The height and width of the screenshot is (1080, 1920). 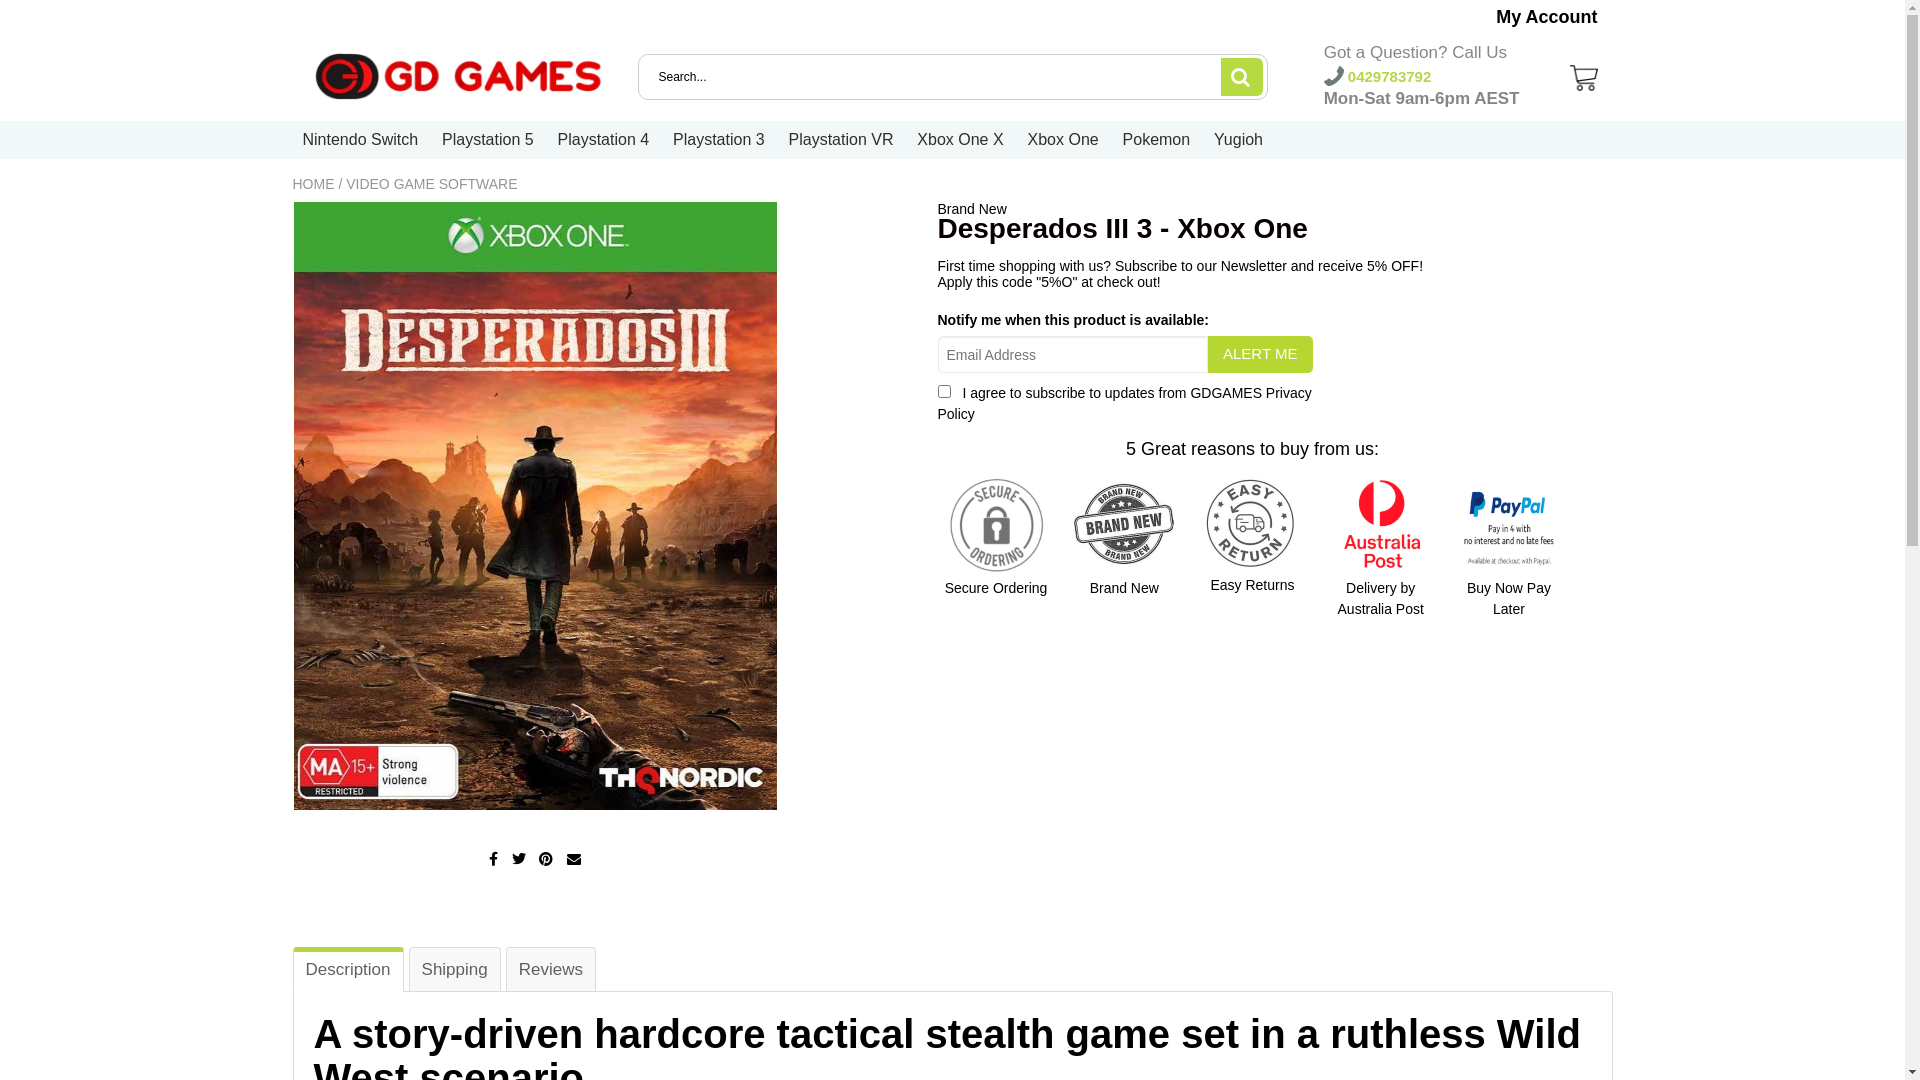 I want to click on 'Description', so click(x=347, y=968).